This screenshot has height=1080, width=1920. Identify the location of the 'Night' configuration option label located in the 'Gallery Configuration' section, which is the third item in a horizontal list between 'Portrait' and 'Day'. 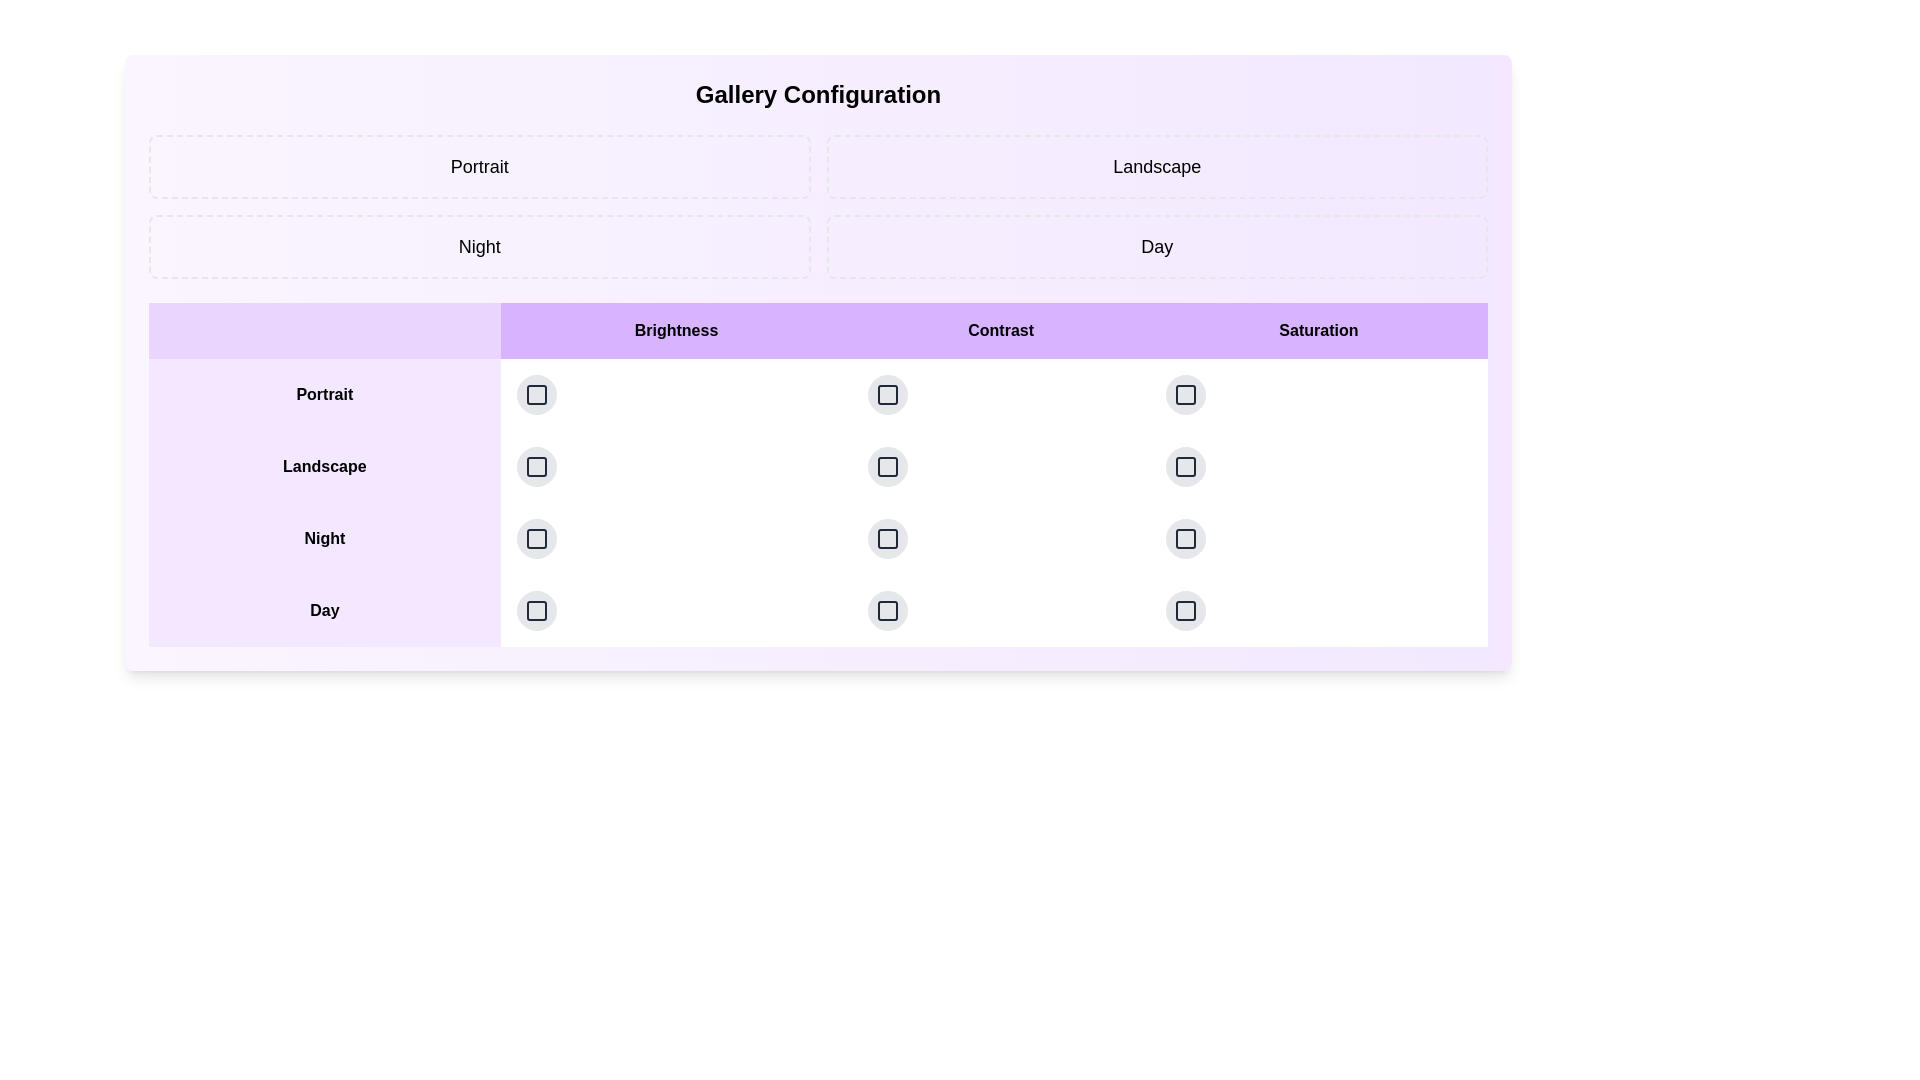
(478, 245).